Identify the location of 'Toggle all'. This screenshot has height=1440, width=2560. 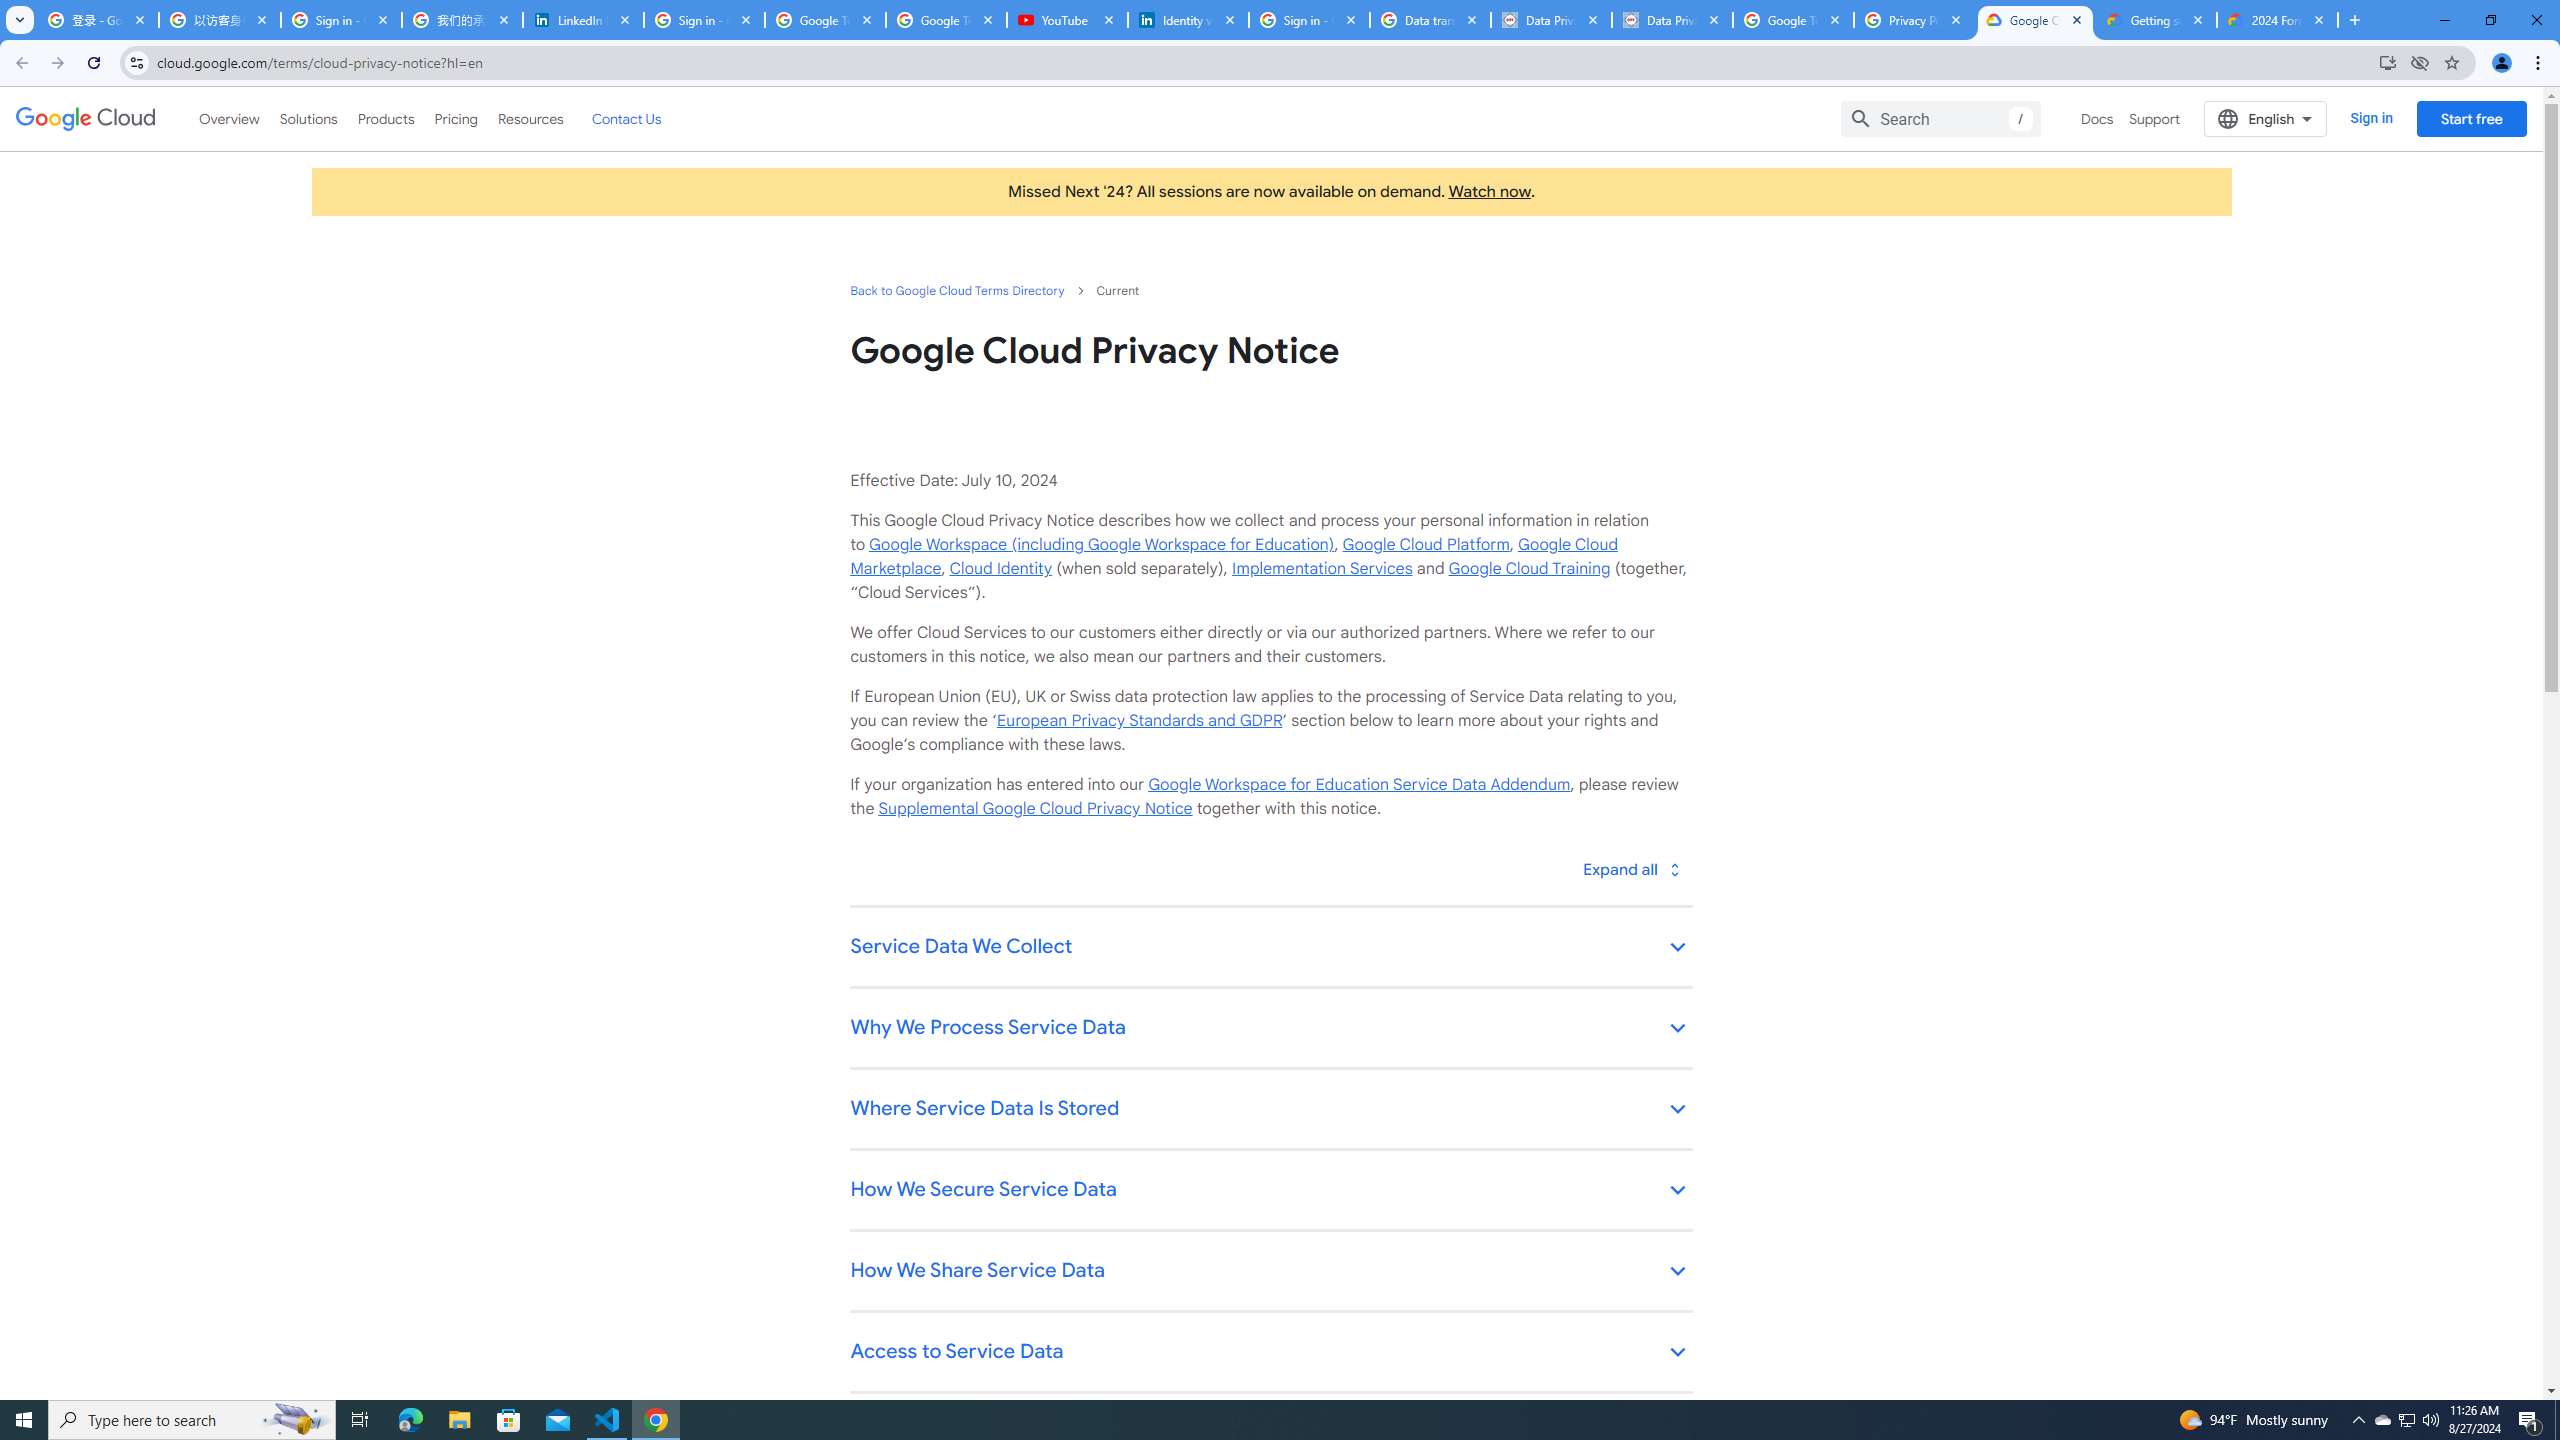
(1630, 869).